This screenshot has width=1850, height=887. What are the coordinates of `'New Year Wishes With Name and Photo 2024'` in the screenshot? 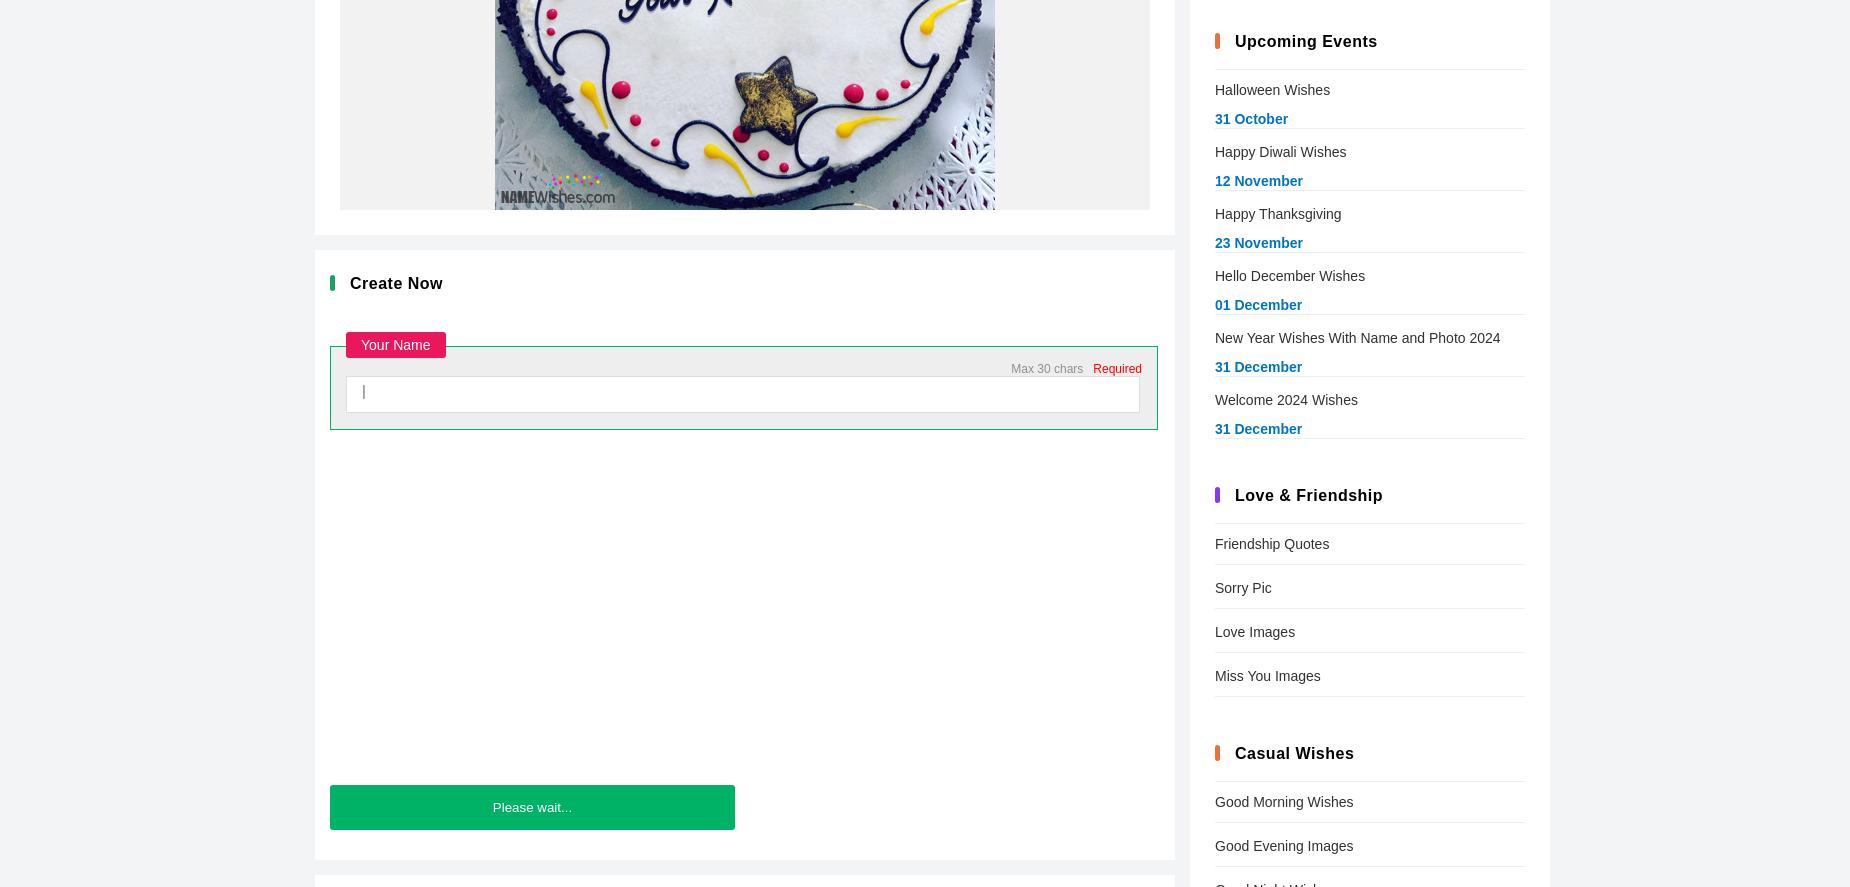 It's located at (1356, 338).